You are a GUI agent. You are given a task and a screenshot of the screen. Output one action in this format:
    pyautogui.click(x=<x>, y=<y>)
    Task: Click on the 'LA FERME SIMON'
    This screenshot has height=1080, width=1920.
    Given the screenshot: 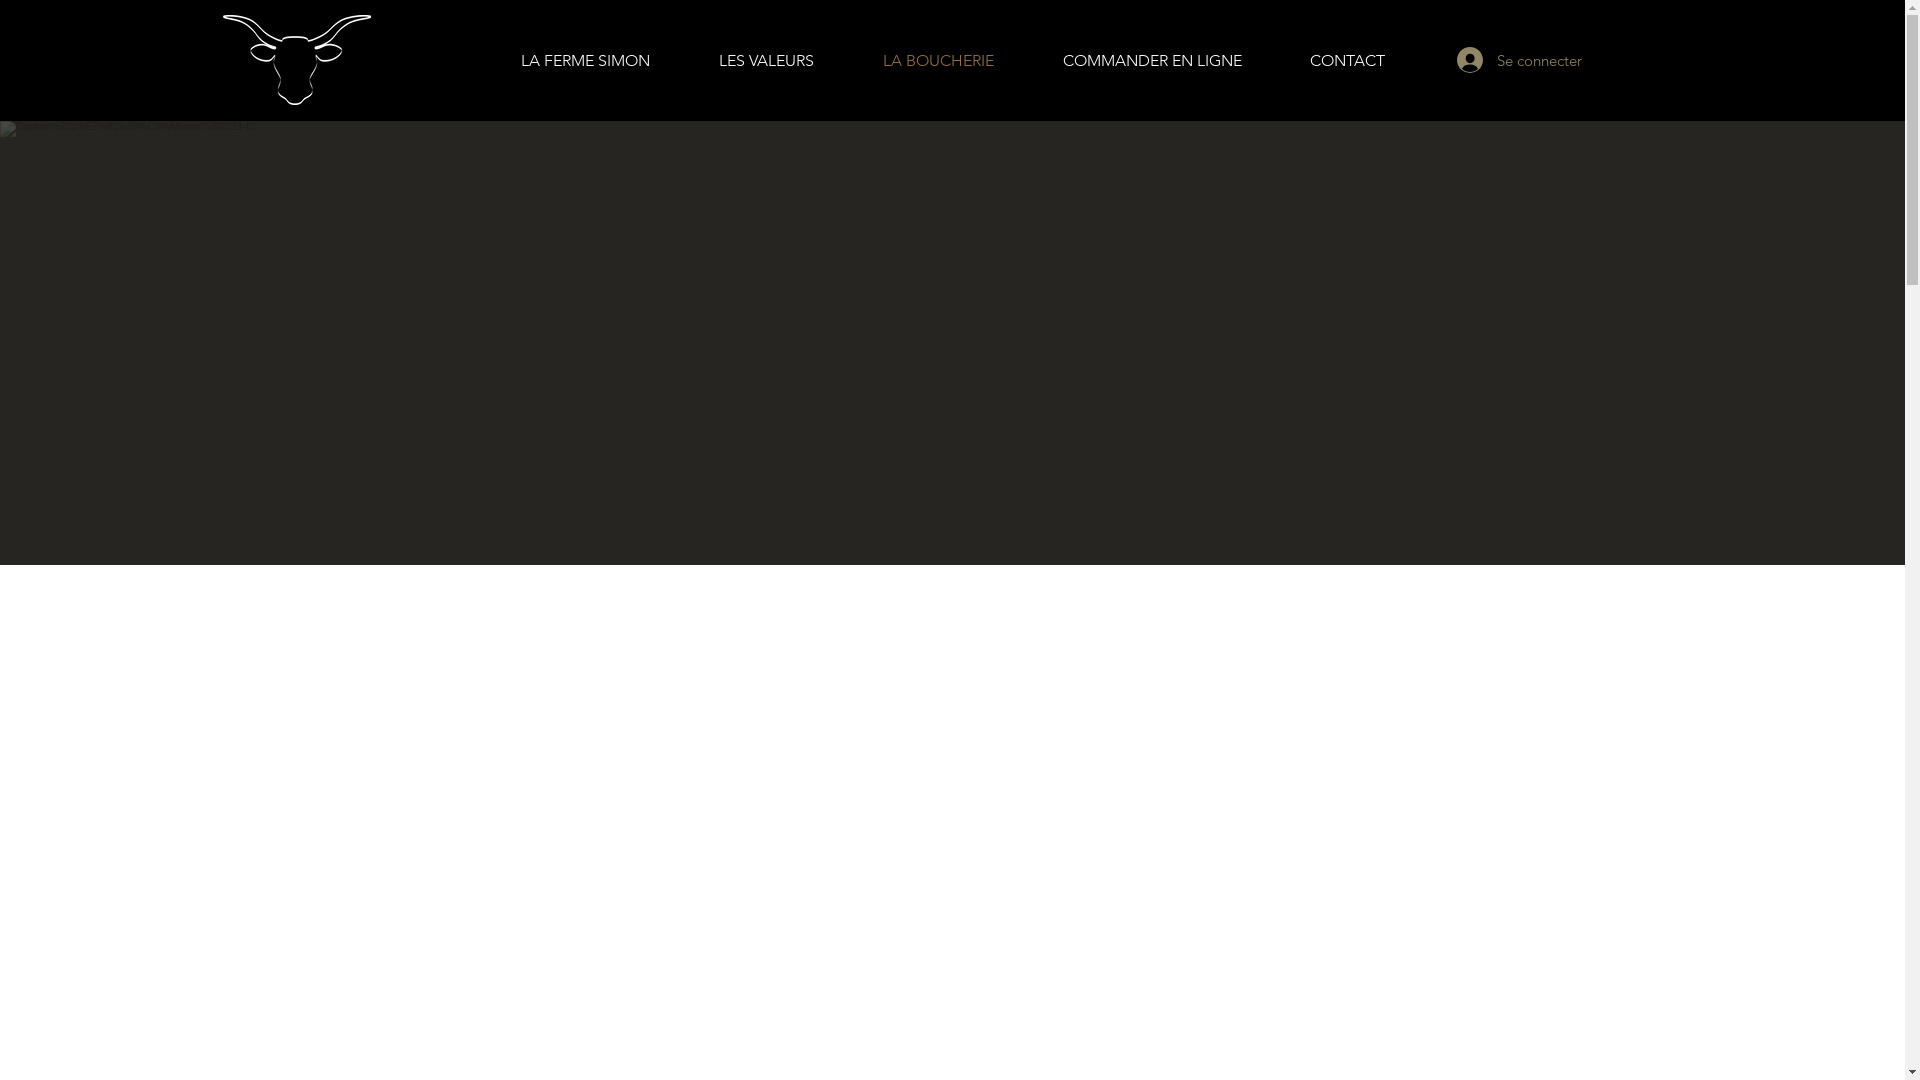 What is the action you would take?
    pyautogui.click(x=485, y=60)
    